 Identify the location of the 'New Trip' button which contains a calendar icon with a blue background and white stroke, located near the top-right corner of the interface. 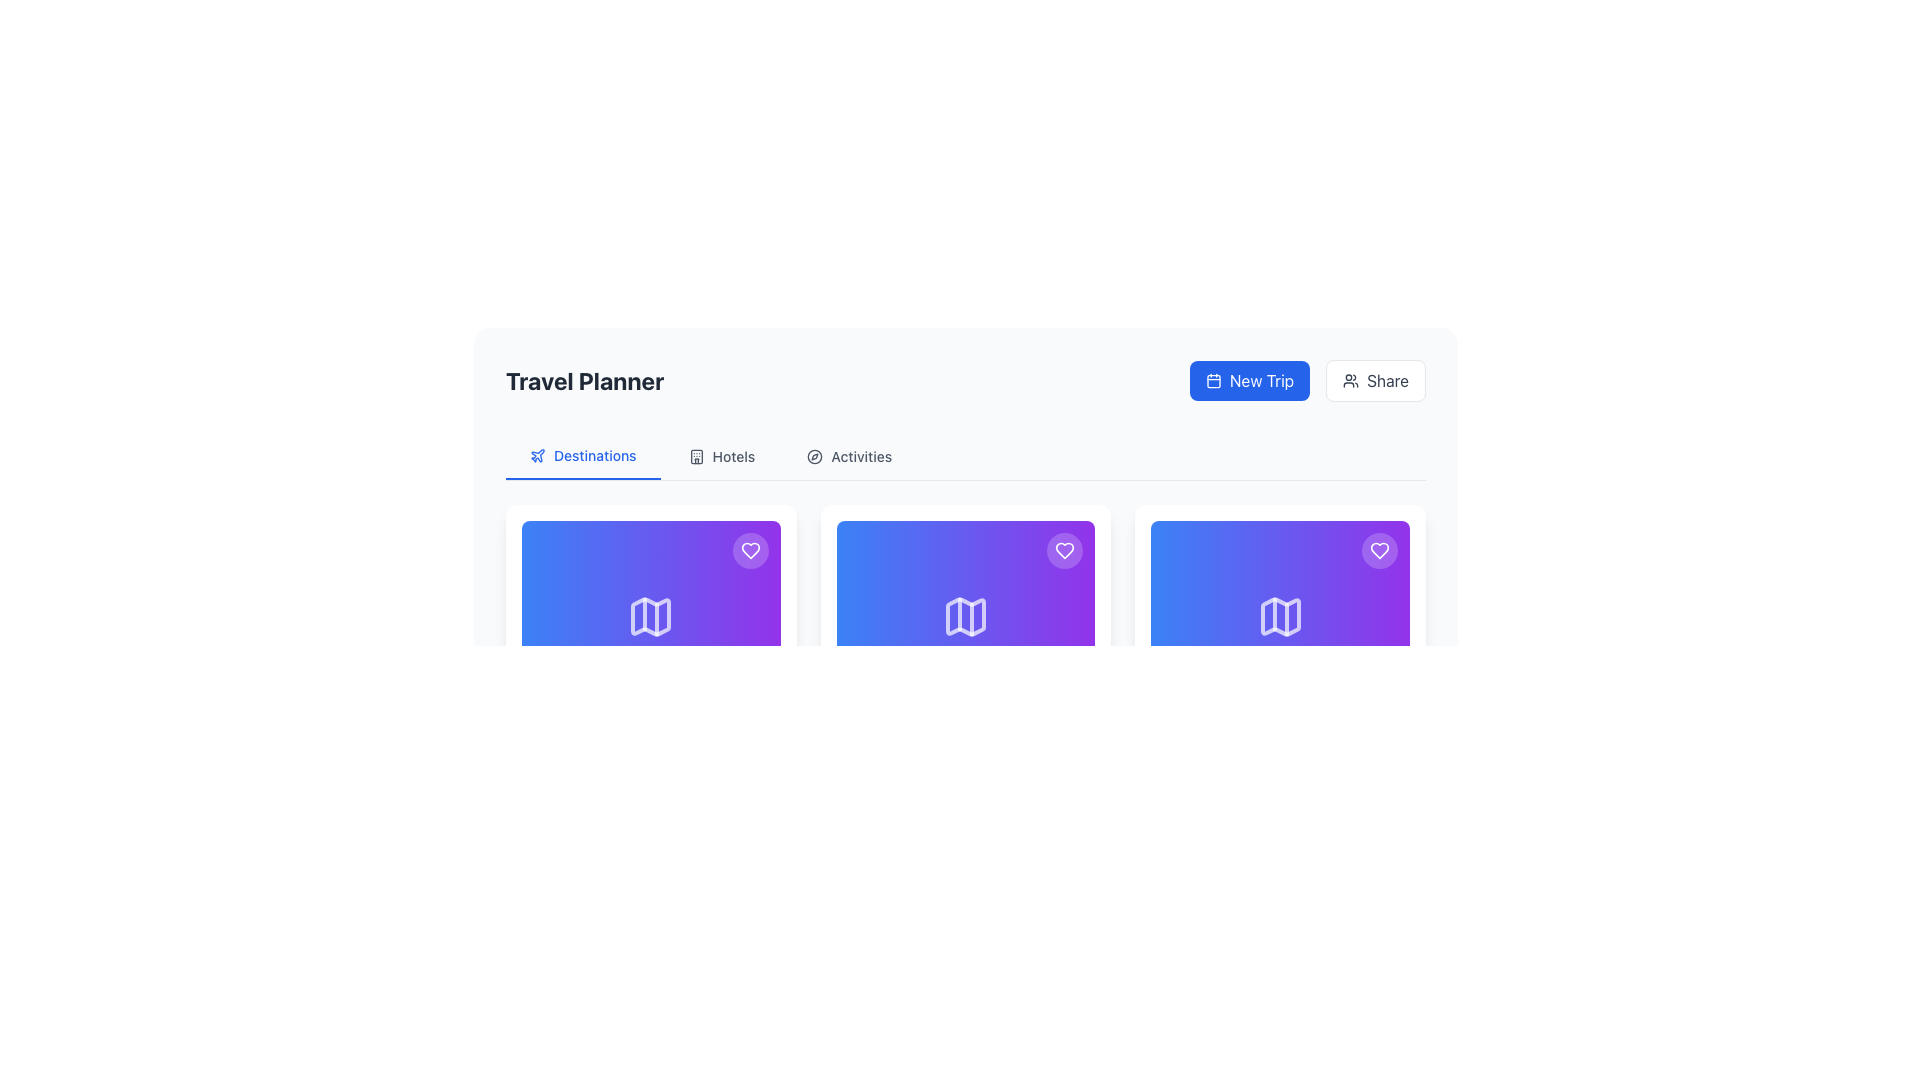
(1213, 381).